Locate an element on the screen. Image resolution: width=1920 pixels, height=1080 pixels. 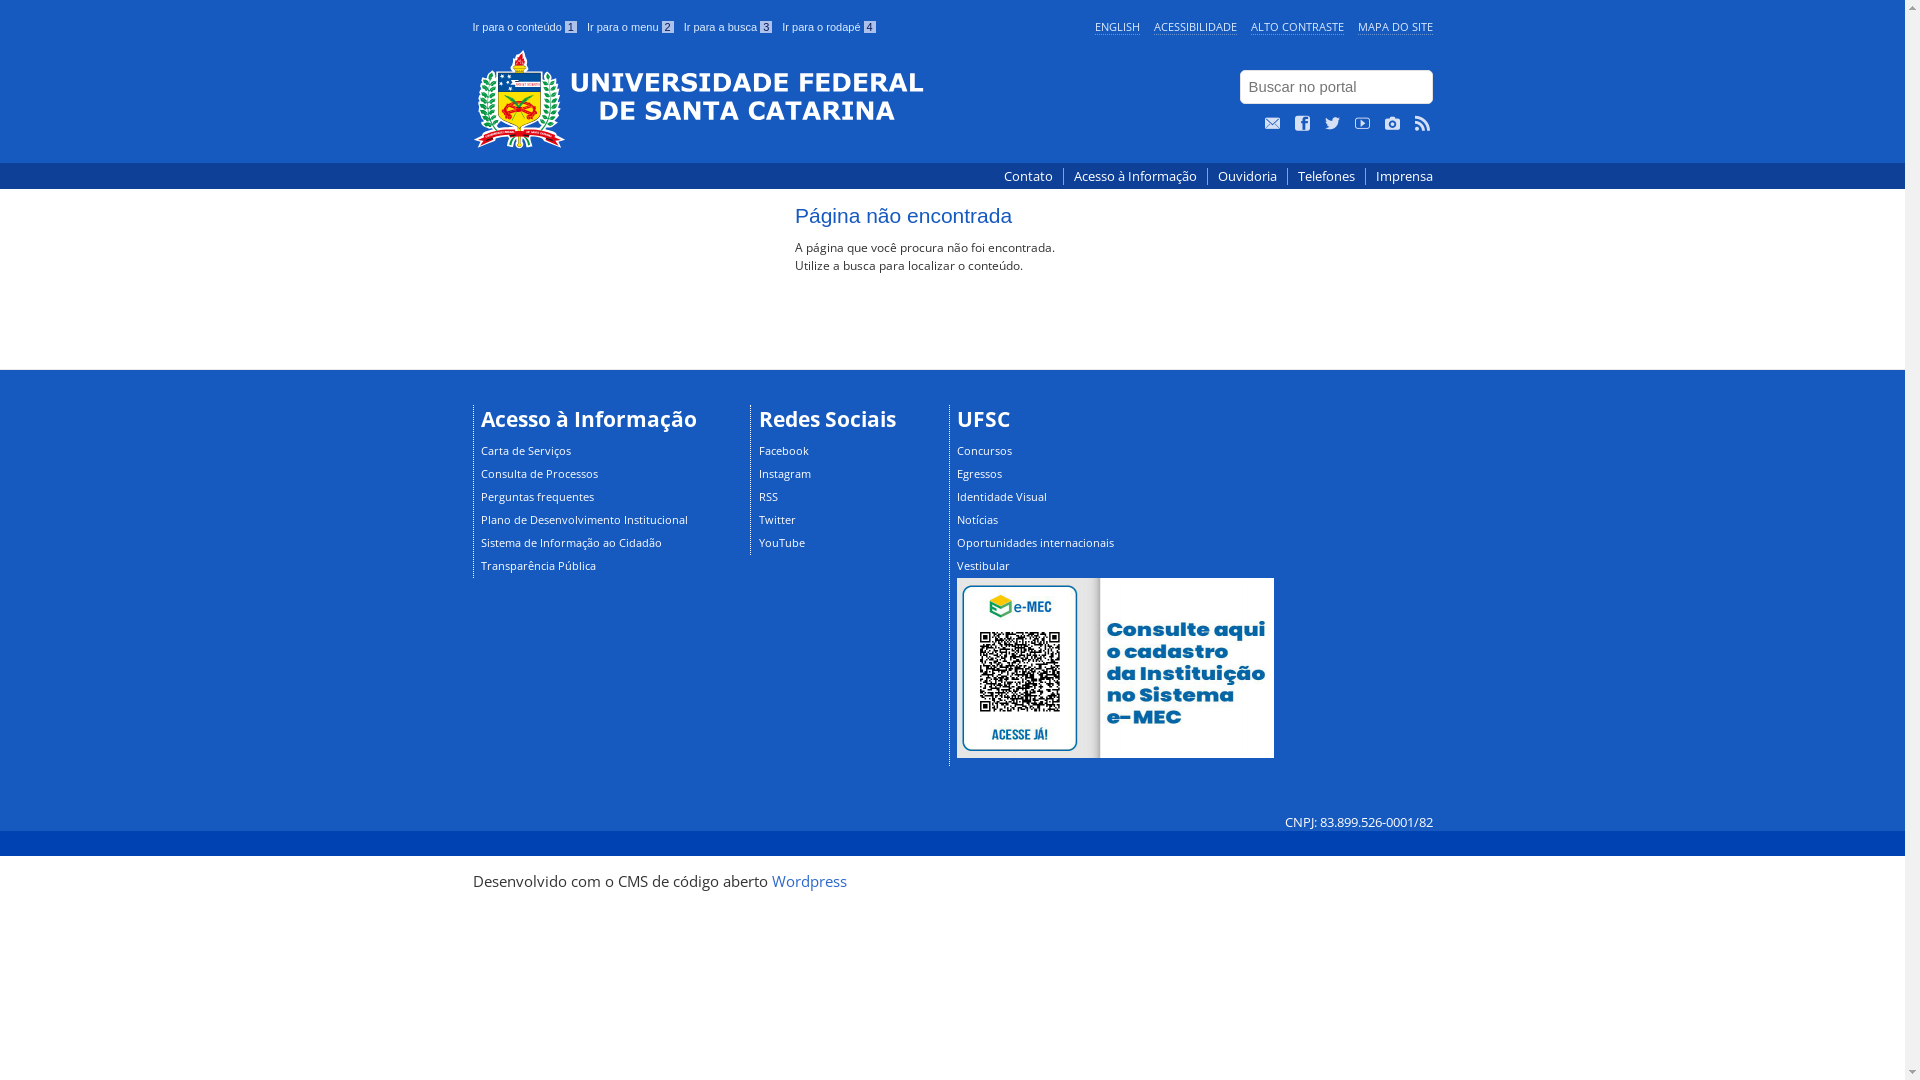
'Plano de Desenvolvimento Institucional' is located at coordinates (583, 518).